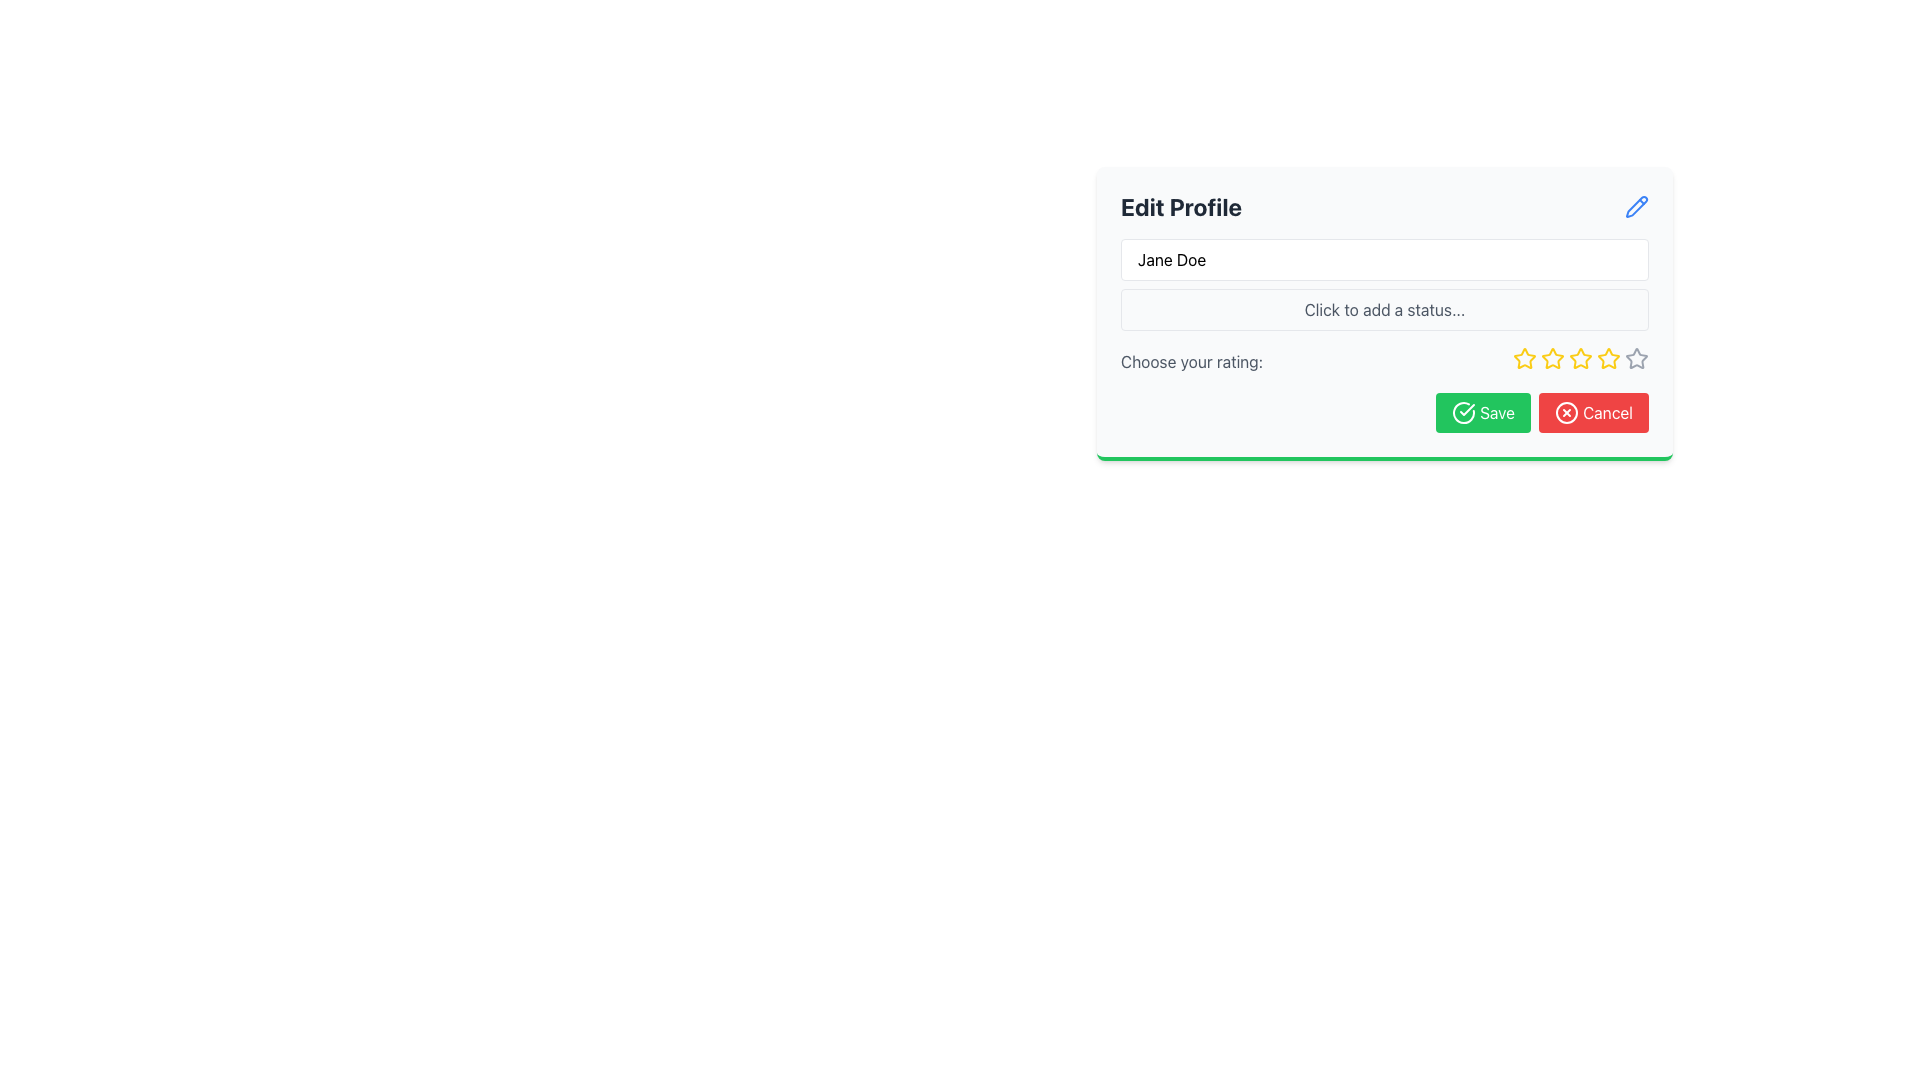 This screenshot has height=1080, width=1920. I want to click on the stylized pencil icon with a blue outline located at the top-right corner of the 'Edit Profile' box, so click(1636, 205).